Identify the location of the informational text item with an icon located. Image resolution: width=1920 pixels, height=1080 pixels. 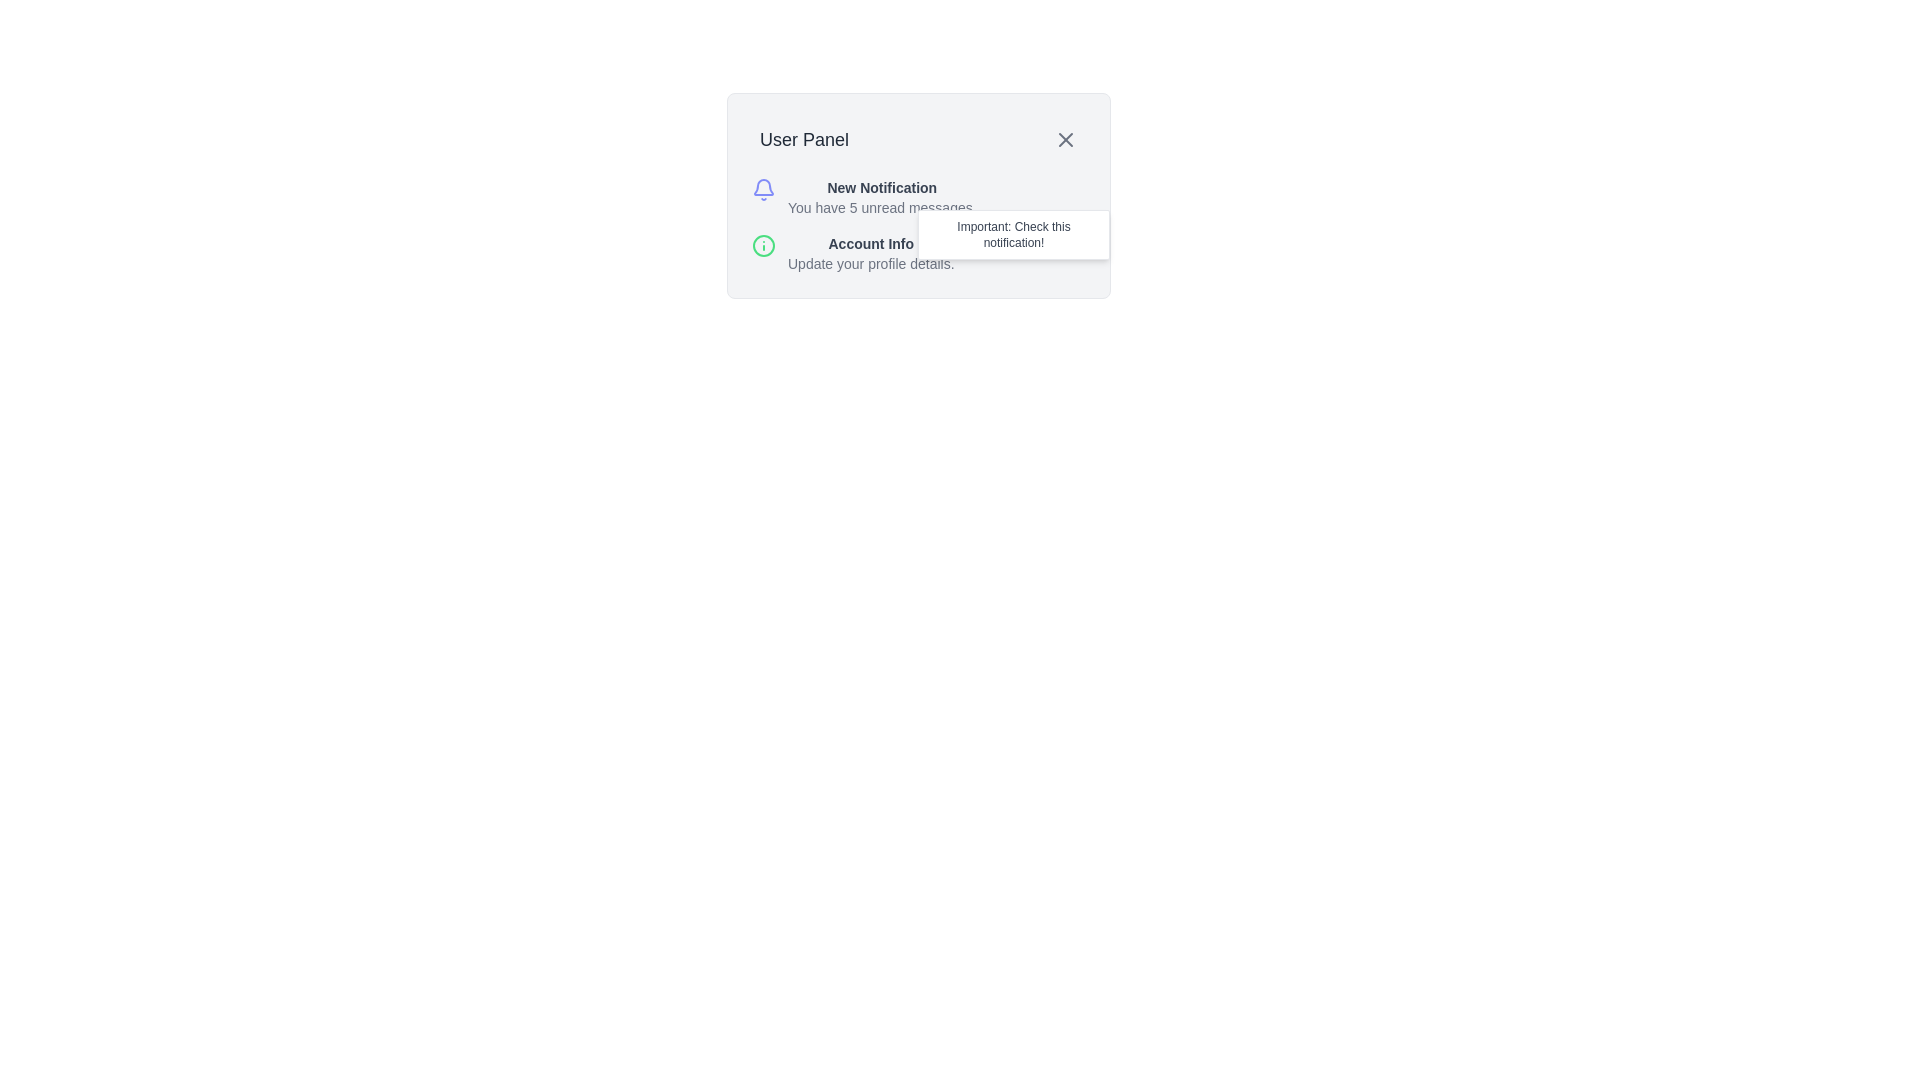
(917, 253).